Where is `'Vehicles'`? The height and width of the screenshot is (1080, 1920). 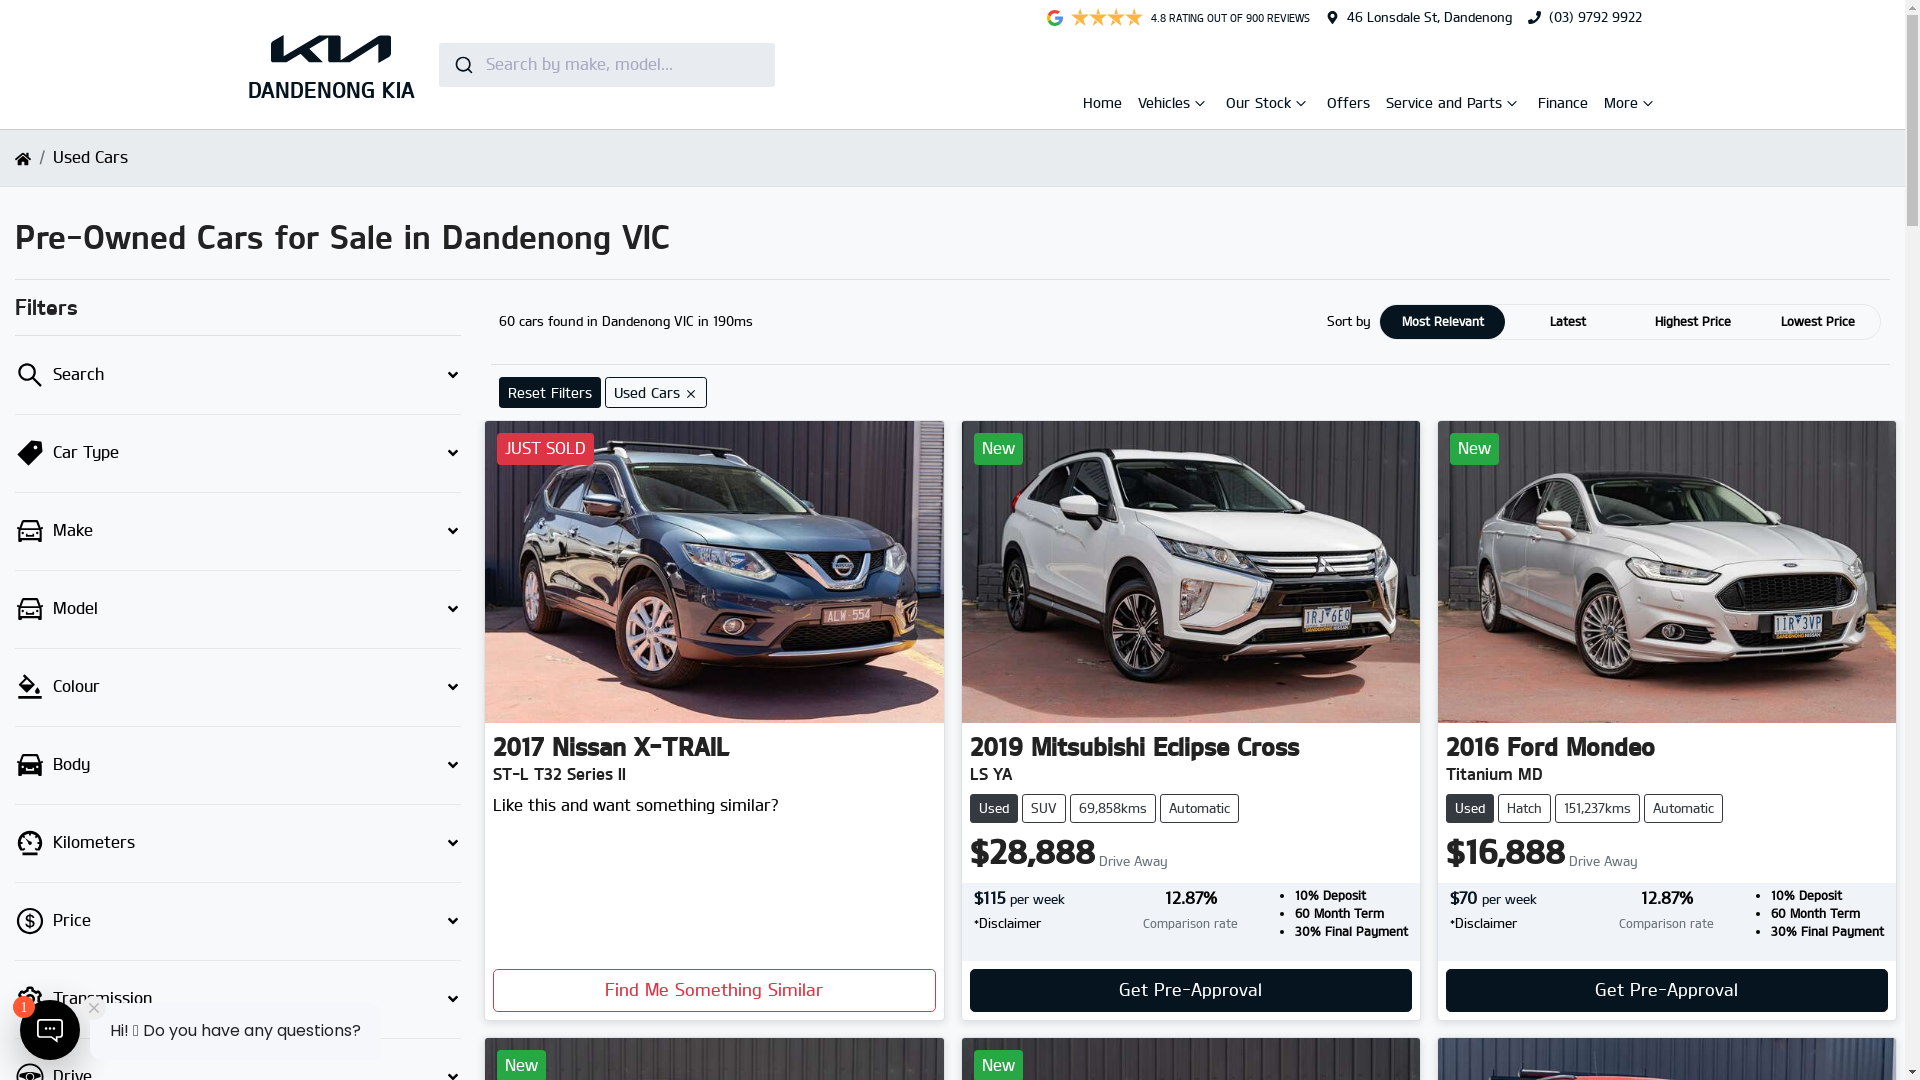
'Vehicles' is located at coordinates (1166, 106).